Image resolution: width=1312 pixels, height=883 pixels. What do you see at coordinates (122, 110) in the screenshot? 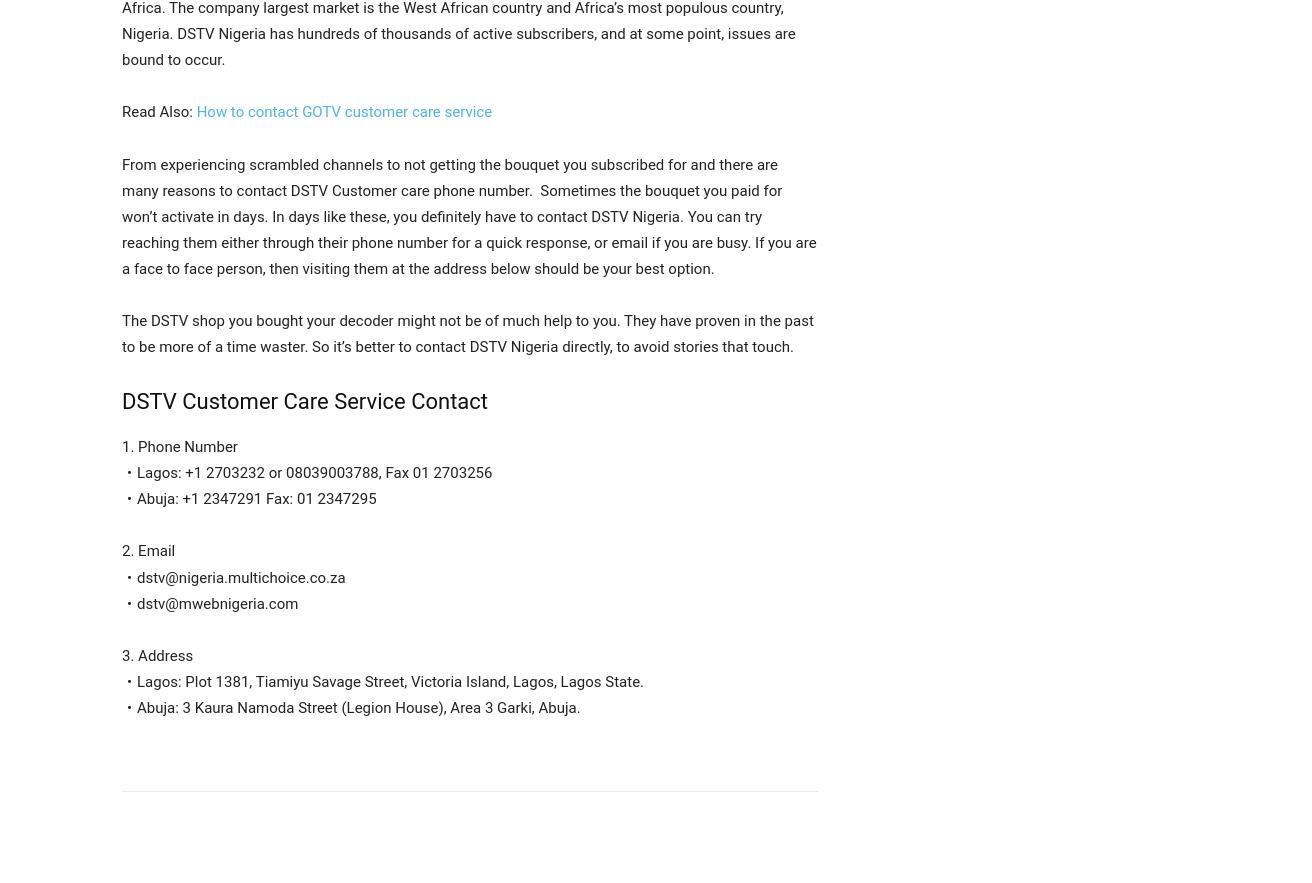
I see `'Read Also:'` at bounding box center [122, 110].